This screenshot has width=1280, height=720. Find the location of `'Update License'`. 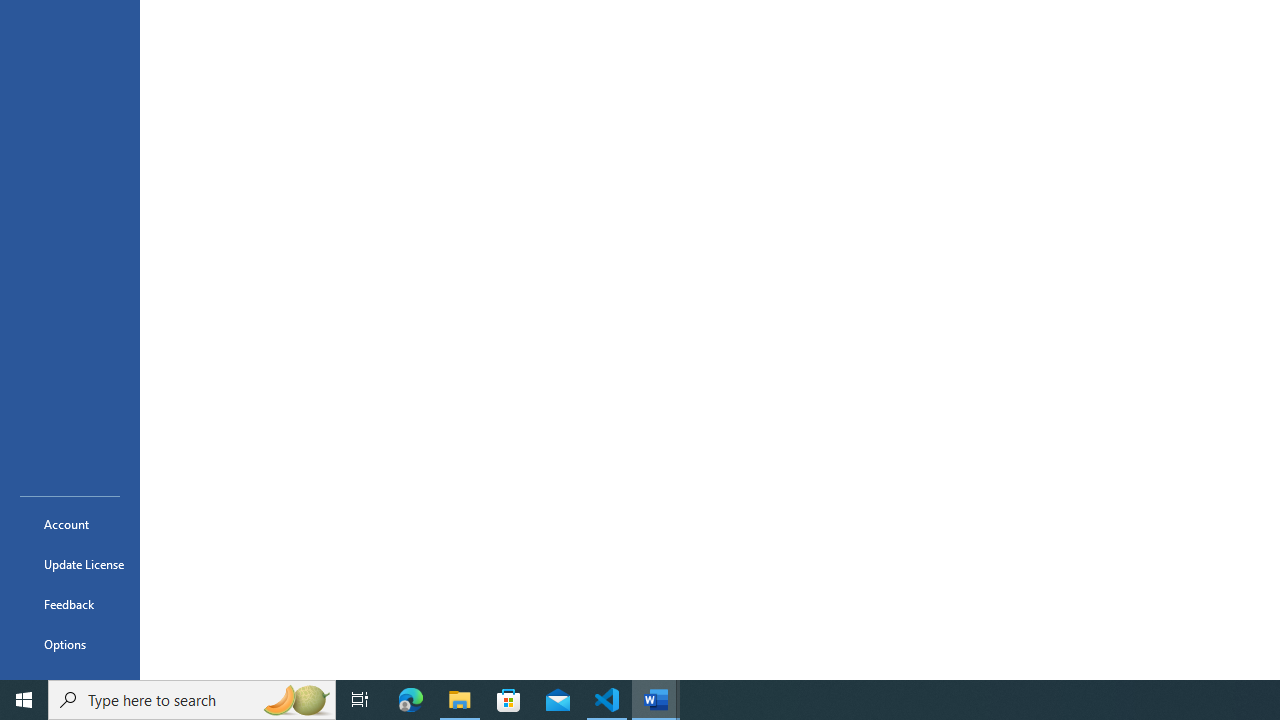

'Update License' is located at coordinates (69, 564).